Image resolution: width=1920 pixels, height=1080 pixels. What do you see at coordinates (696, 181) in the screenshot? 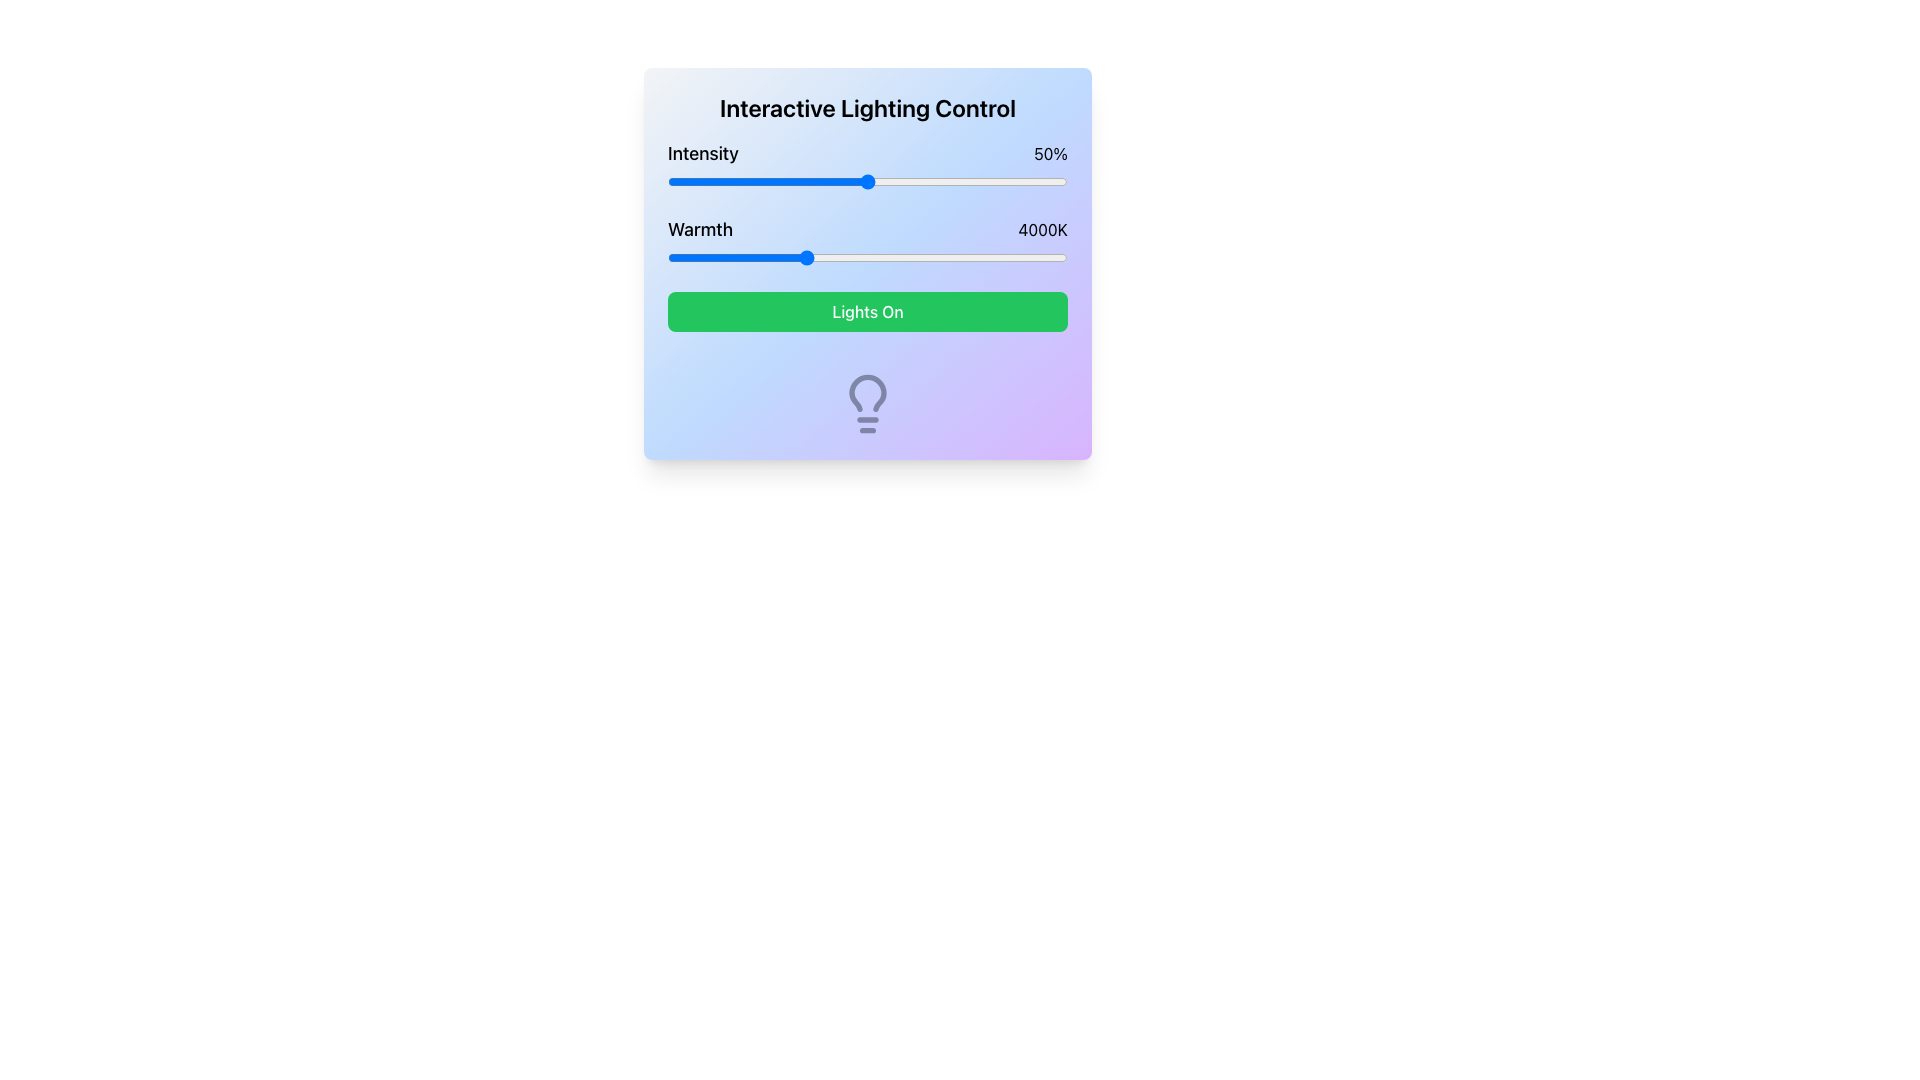
I see `the slider value` at bounding box center [696, 181].